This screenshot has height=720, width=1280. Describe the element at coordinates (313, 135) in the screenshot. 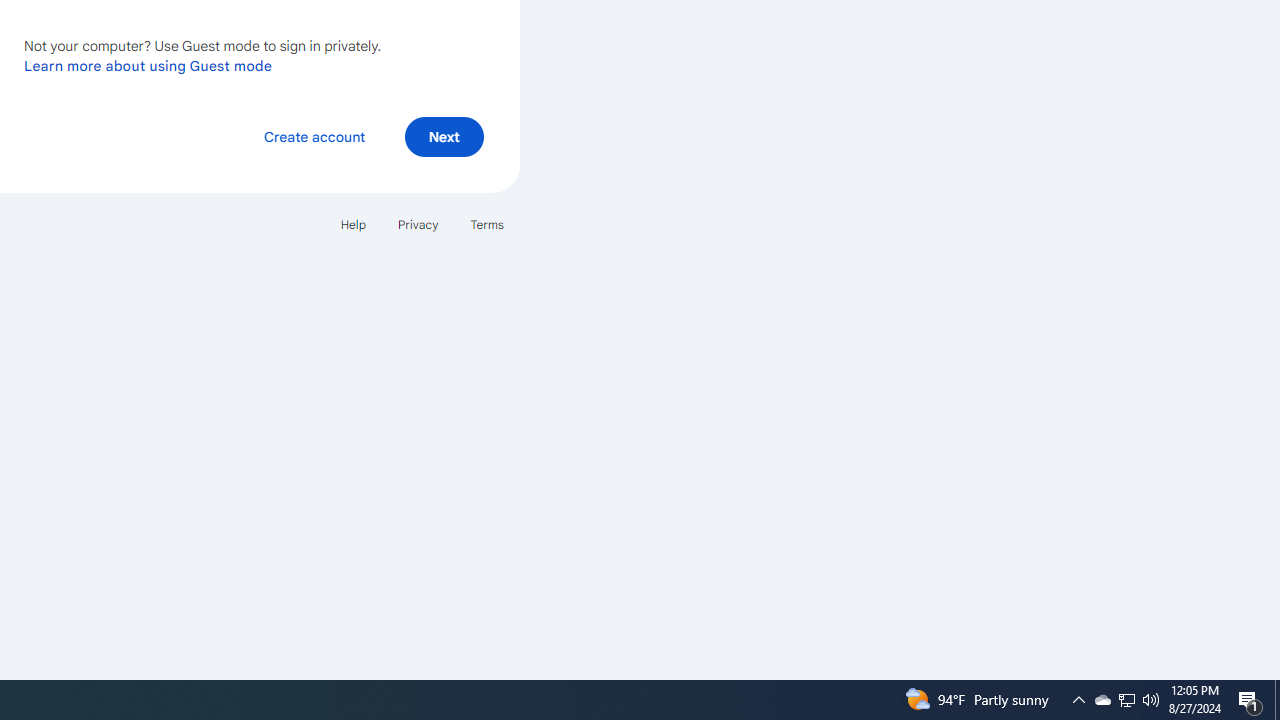

I see `'Create account'` at that location.